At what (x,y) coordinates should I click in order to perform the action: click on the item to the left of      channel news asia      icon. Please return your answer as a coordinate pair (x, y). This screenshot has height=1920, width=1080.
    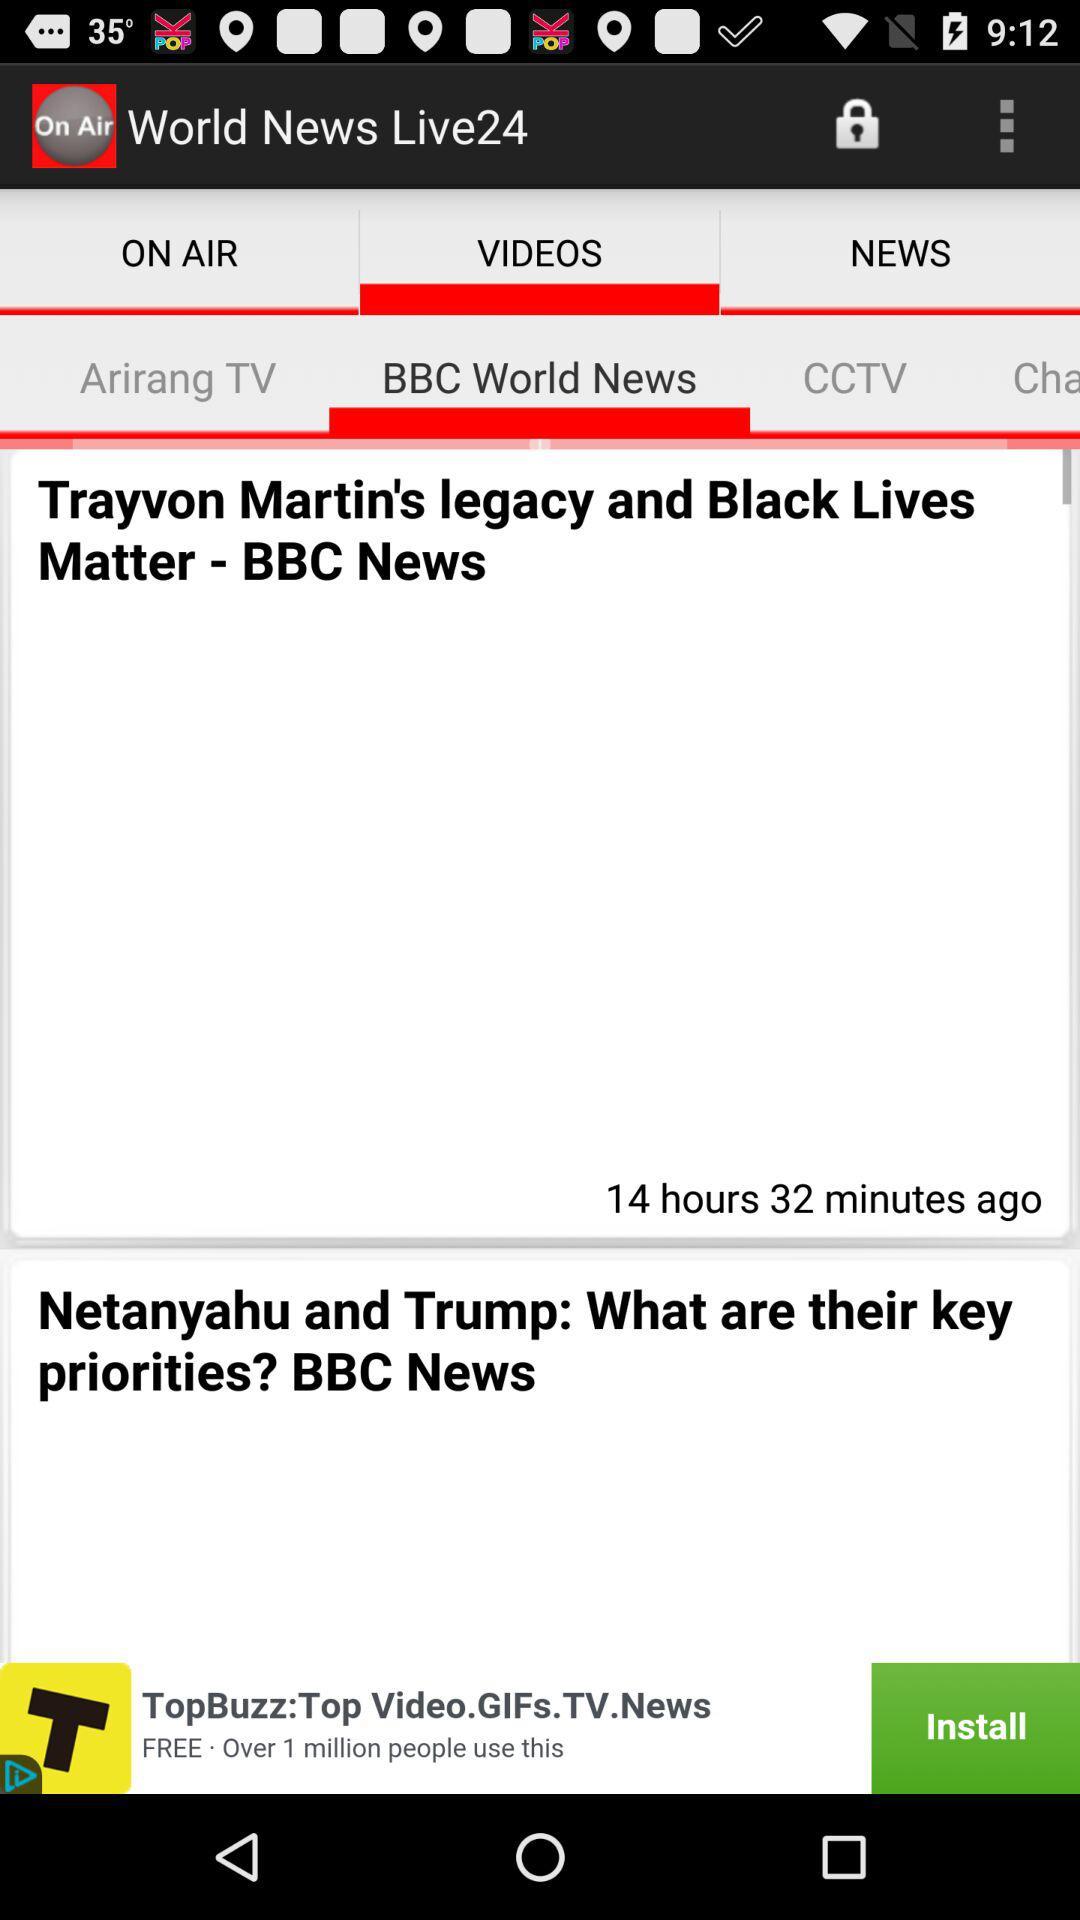
    Looking at the image, I should click on (855, 376).